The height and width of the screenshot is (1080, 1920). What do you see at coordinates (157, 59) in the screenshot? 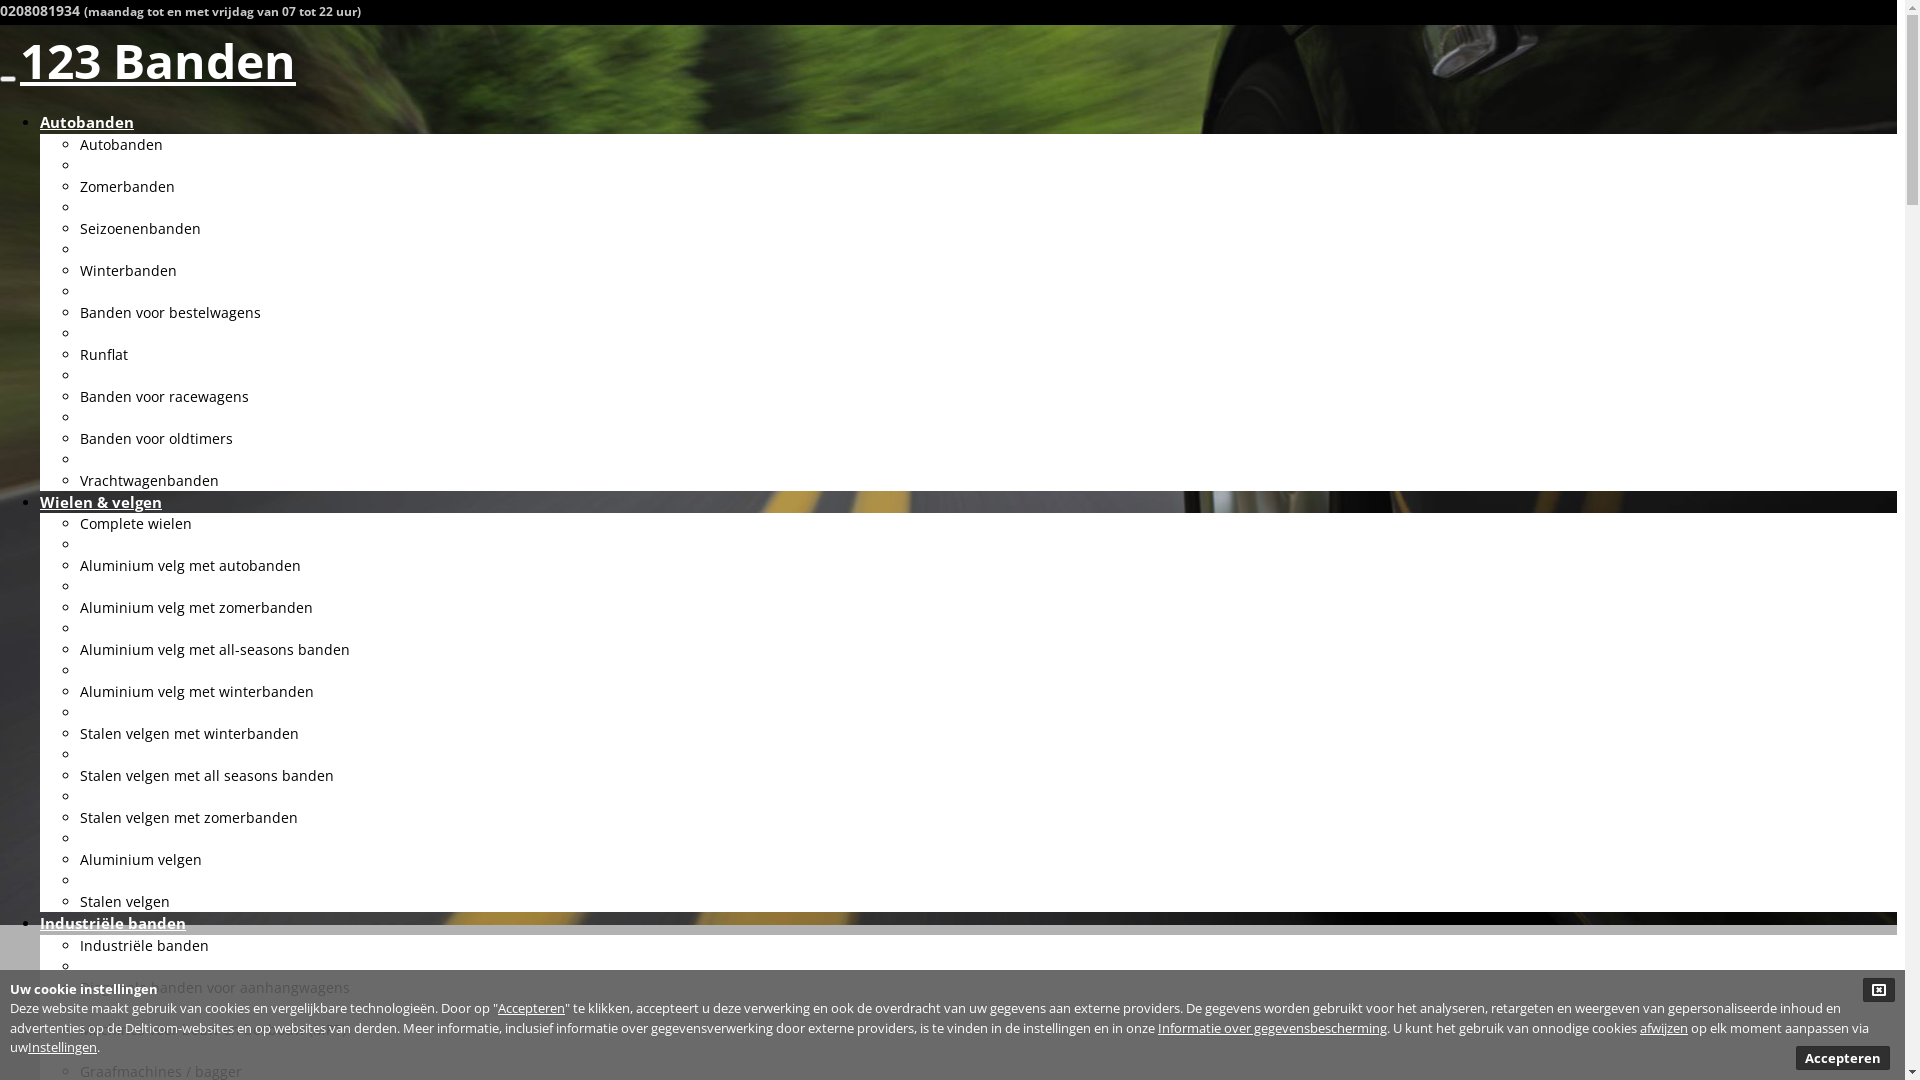
I see `'123 Banden'` at bounding box center [157, 59].